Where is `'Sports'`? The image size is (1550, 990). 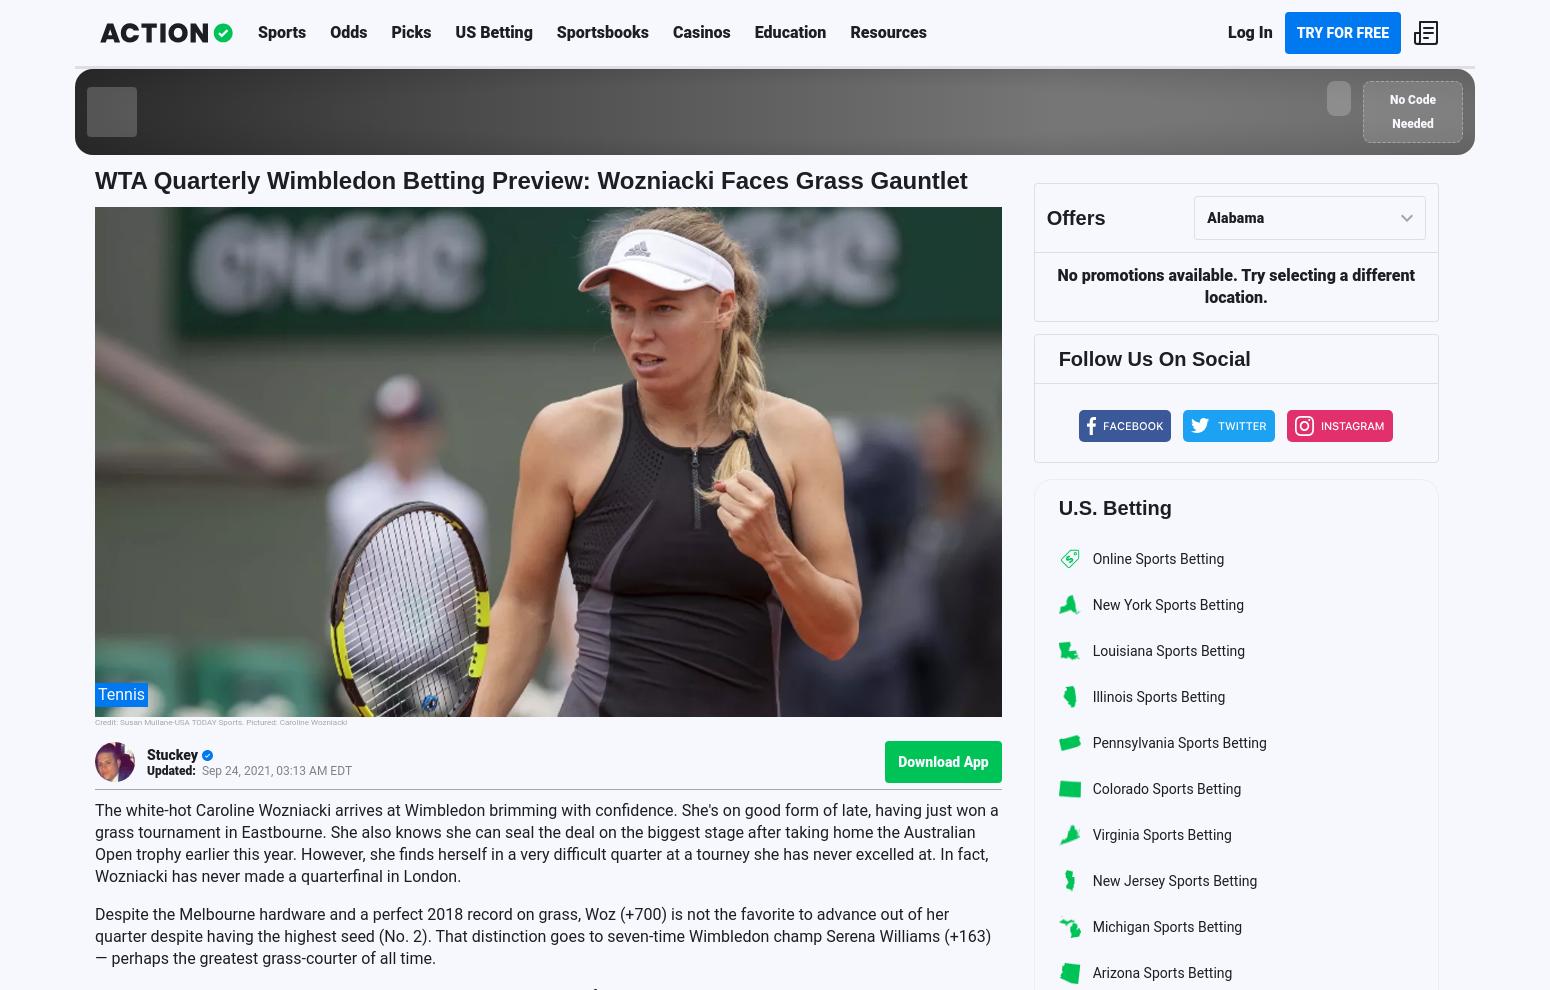 'Sports' is located at coordinates (281, 31).